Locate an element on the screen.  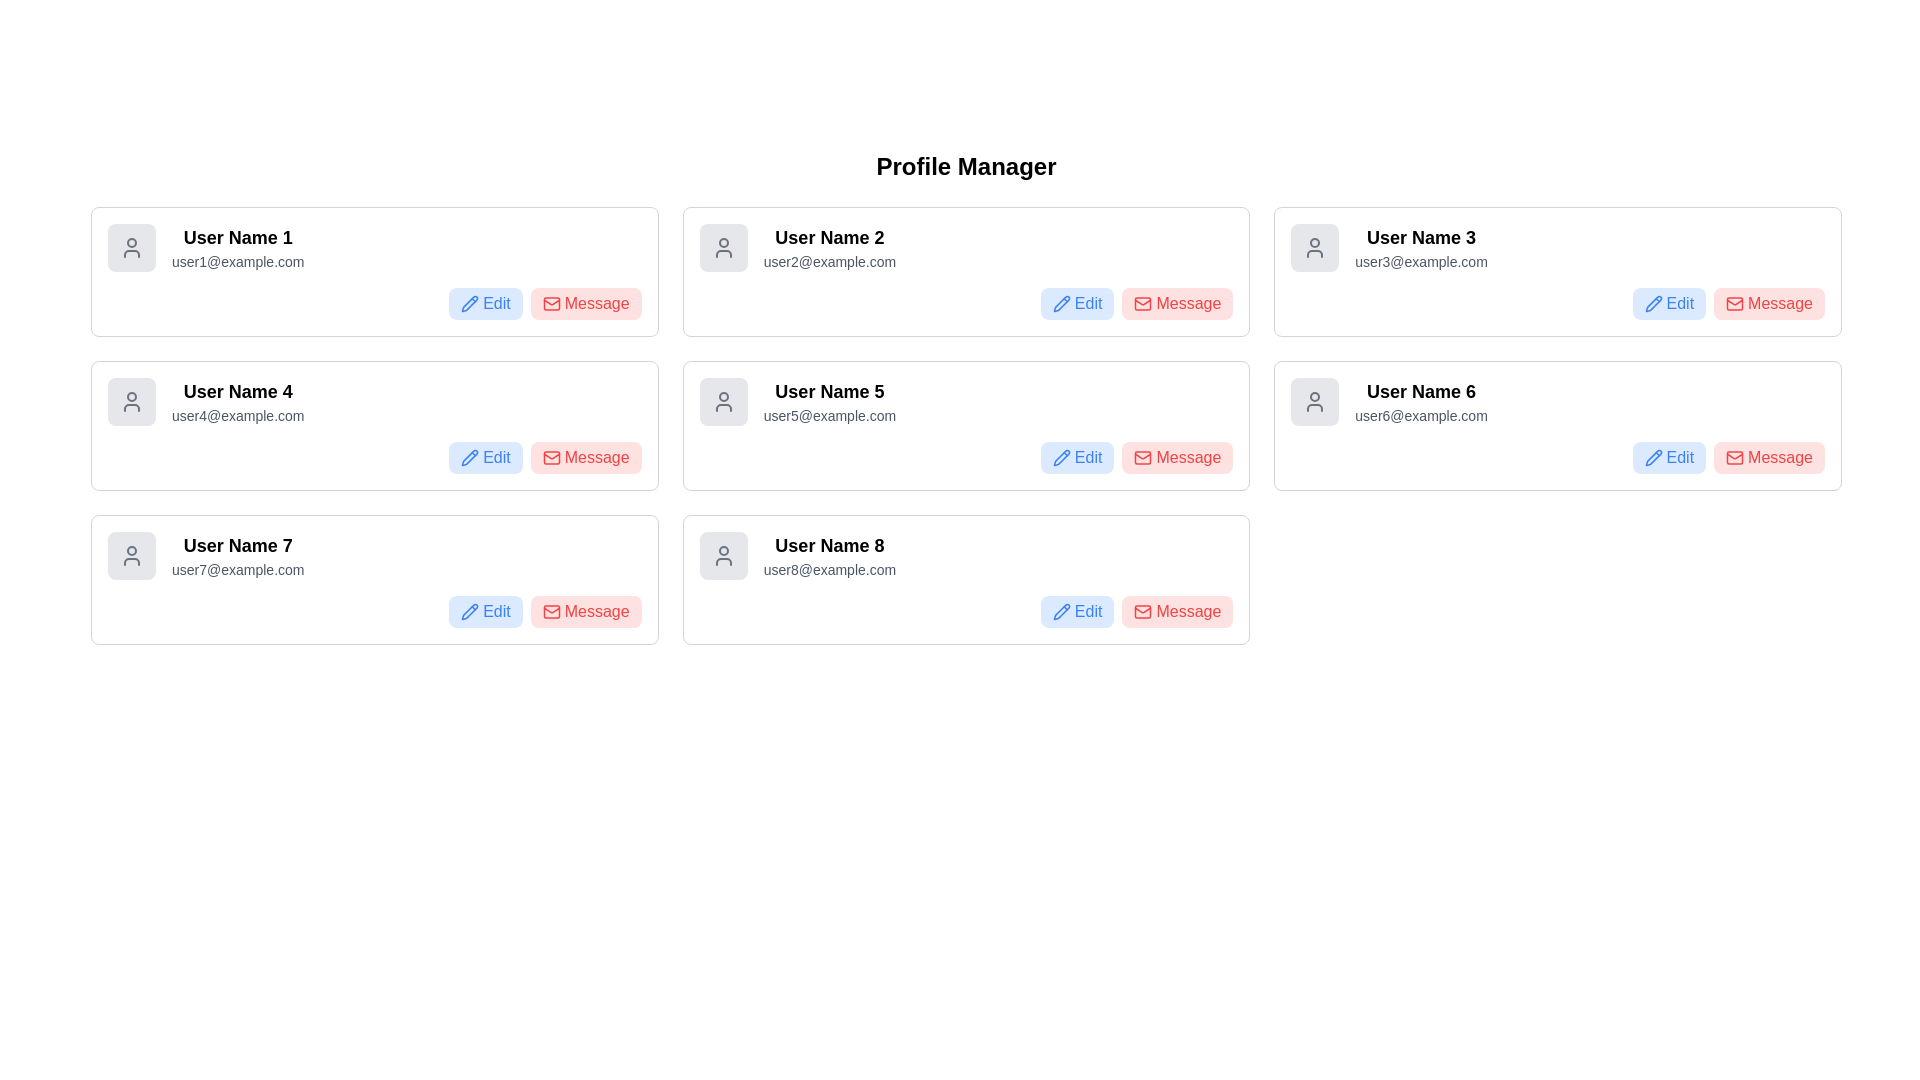
the text block displaying 'User Name 4' and 'user4@example.com', which is the second item in the first vertical column of user profiles is located at coordinates (238, 401).